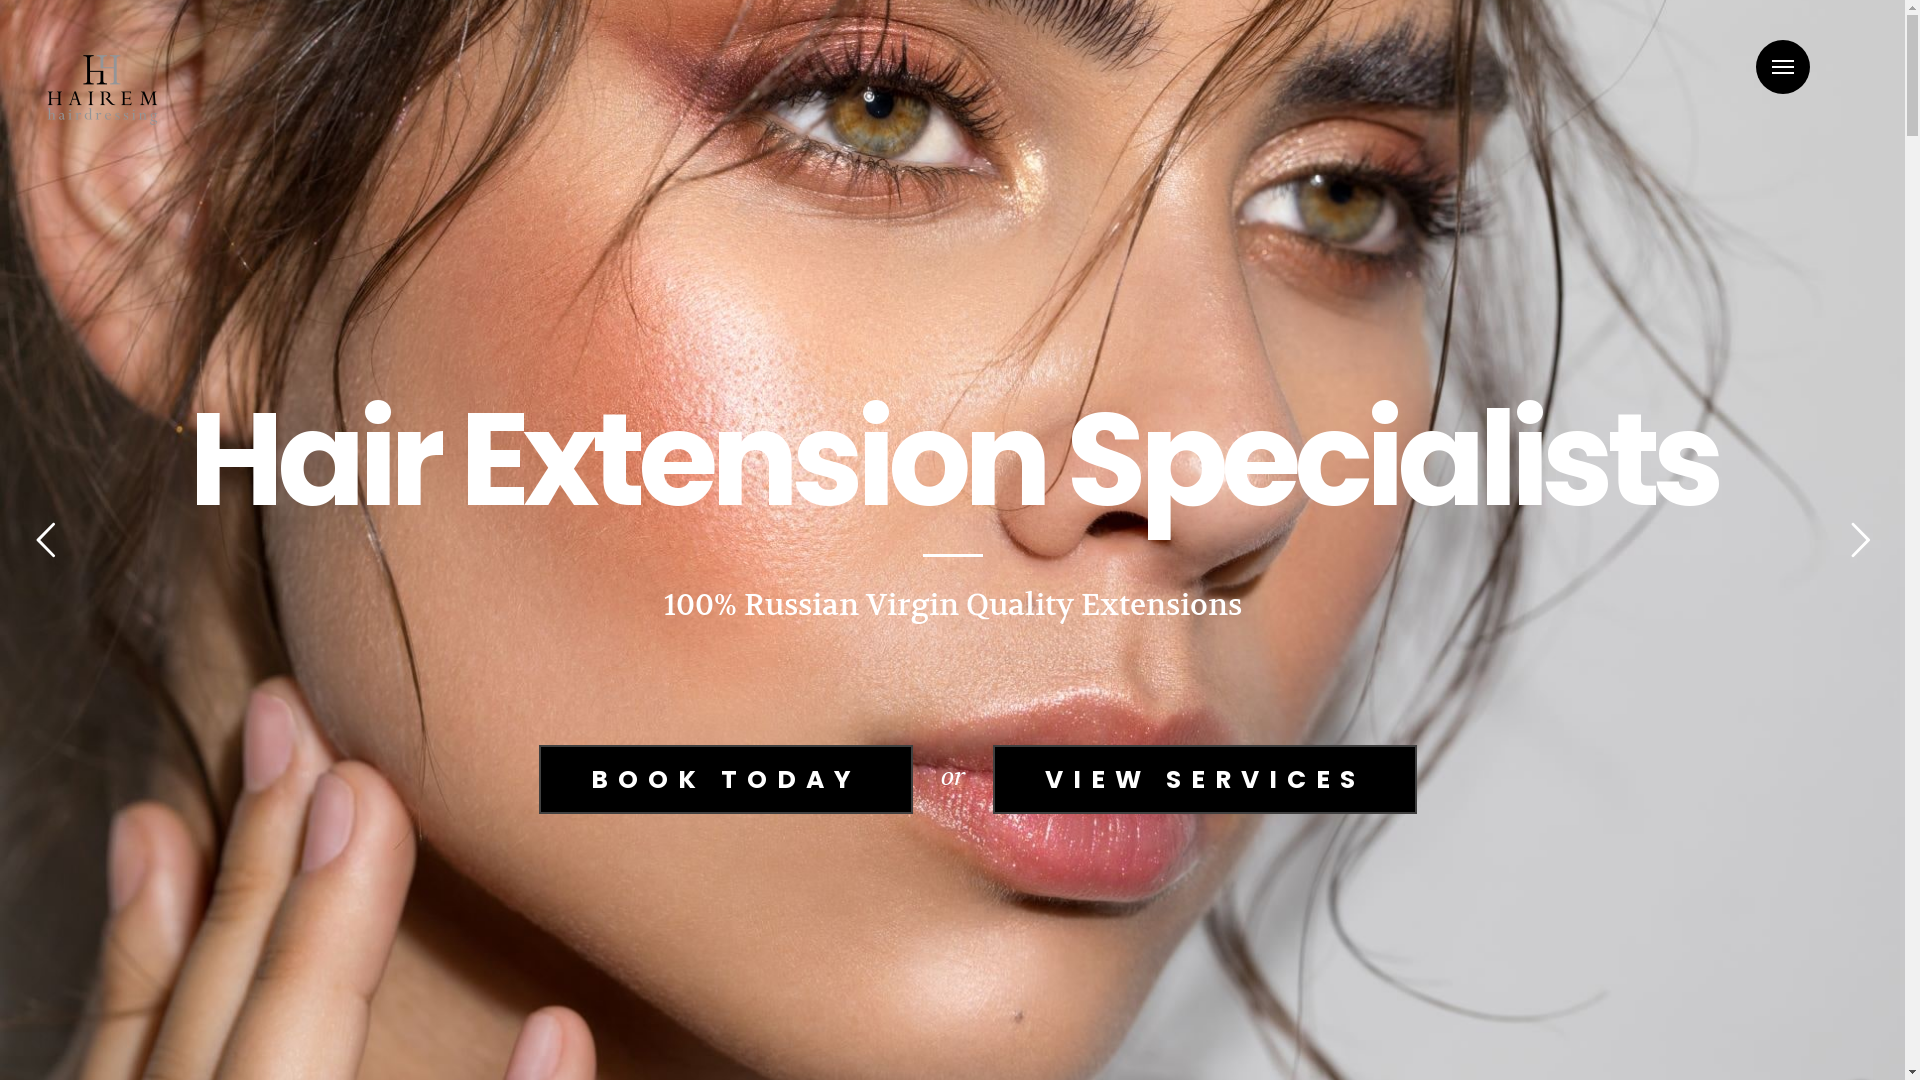 The image size is (1920, 1080). Describe the element at coordinates (1782, 65) in the screenshot. I see `'Menu'` at that location.